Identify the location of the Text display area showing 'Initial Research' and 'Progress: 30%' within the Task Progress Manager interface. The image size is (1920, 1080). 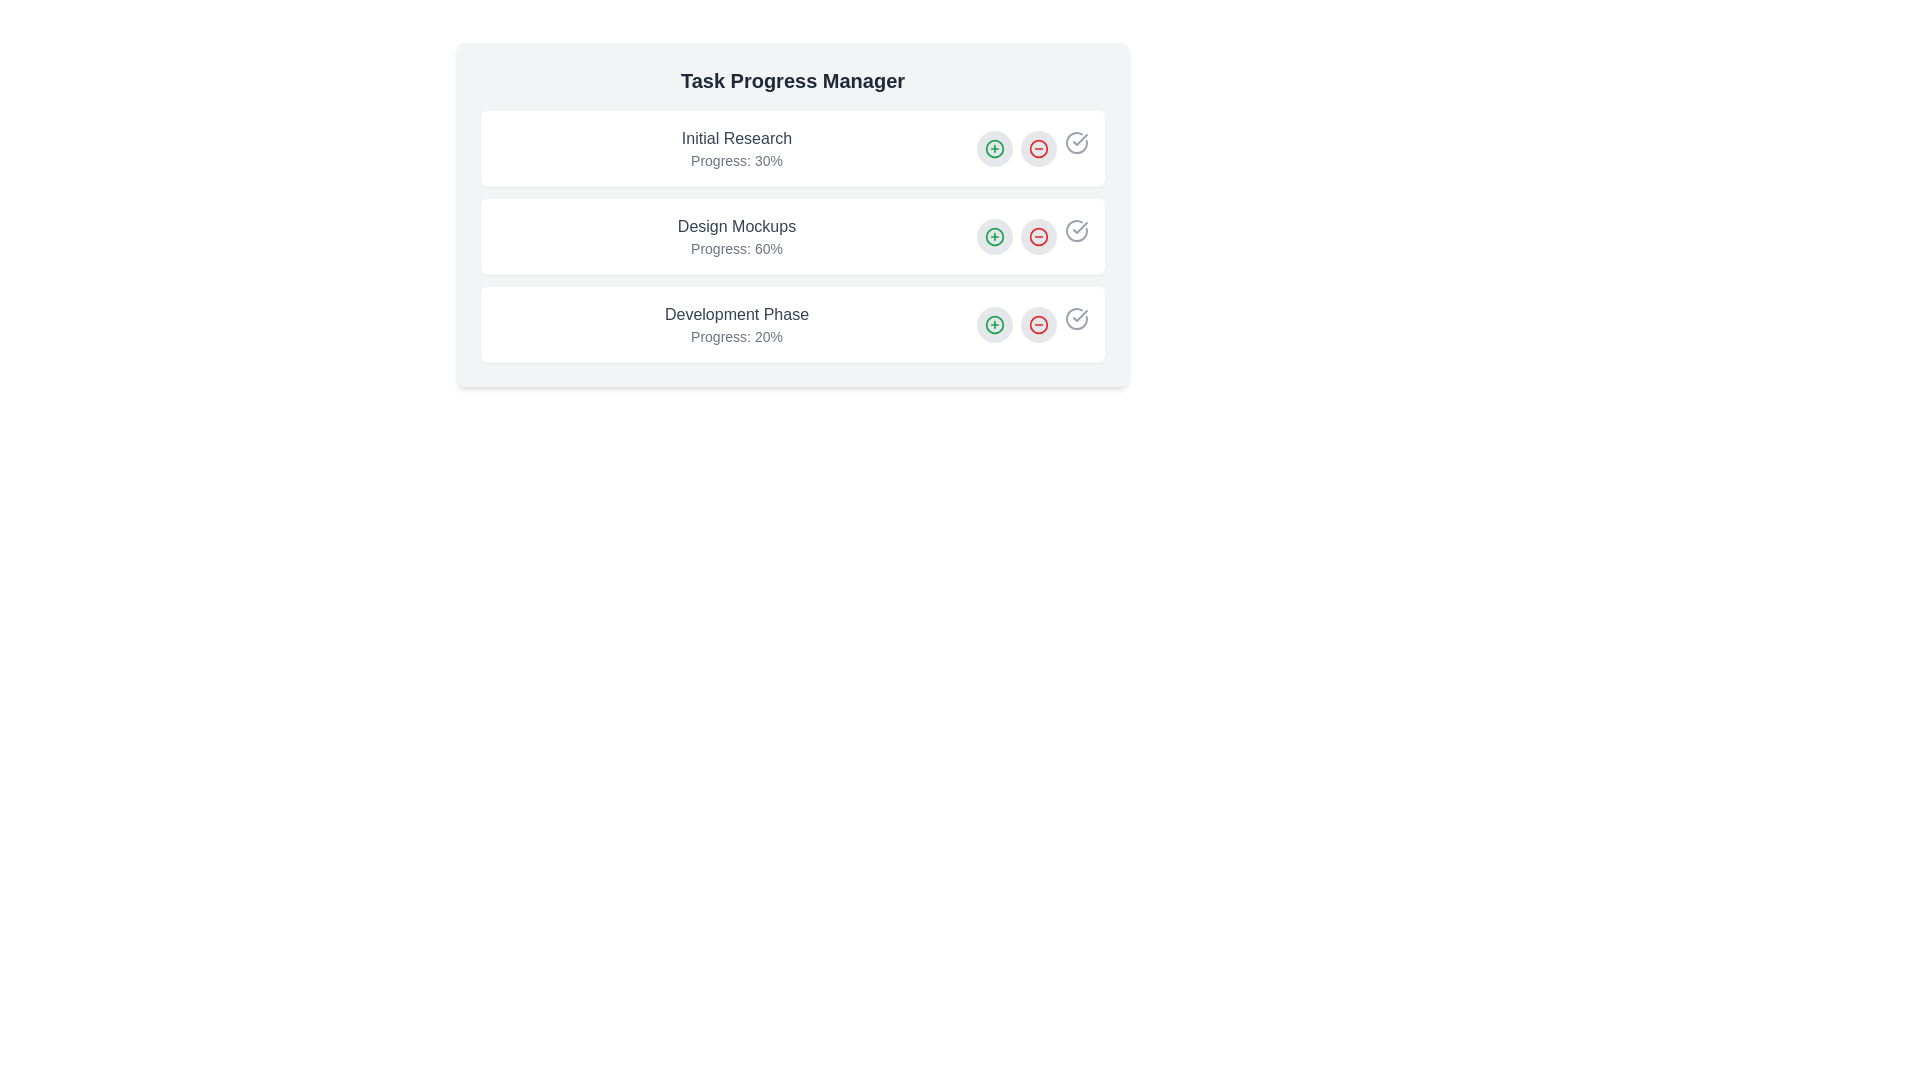
(736, 148).